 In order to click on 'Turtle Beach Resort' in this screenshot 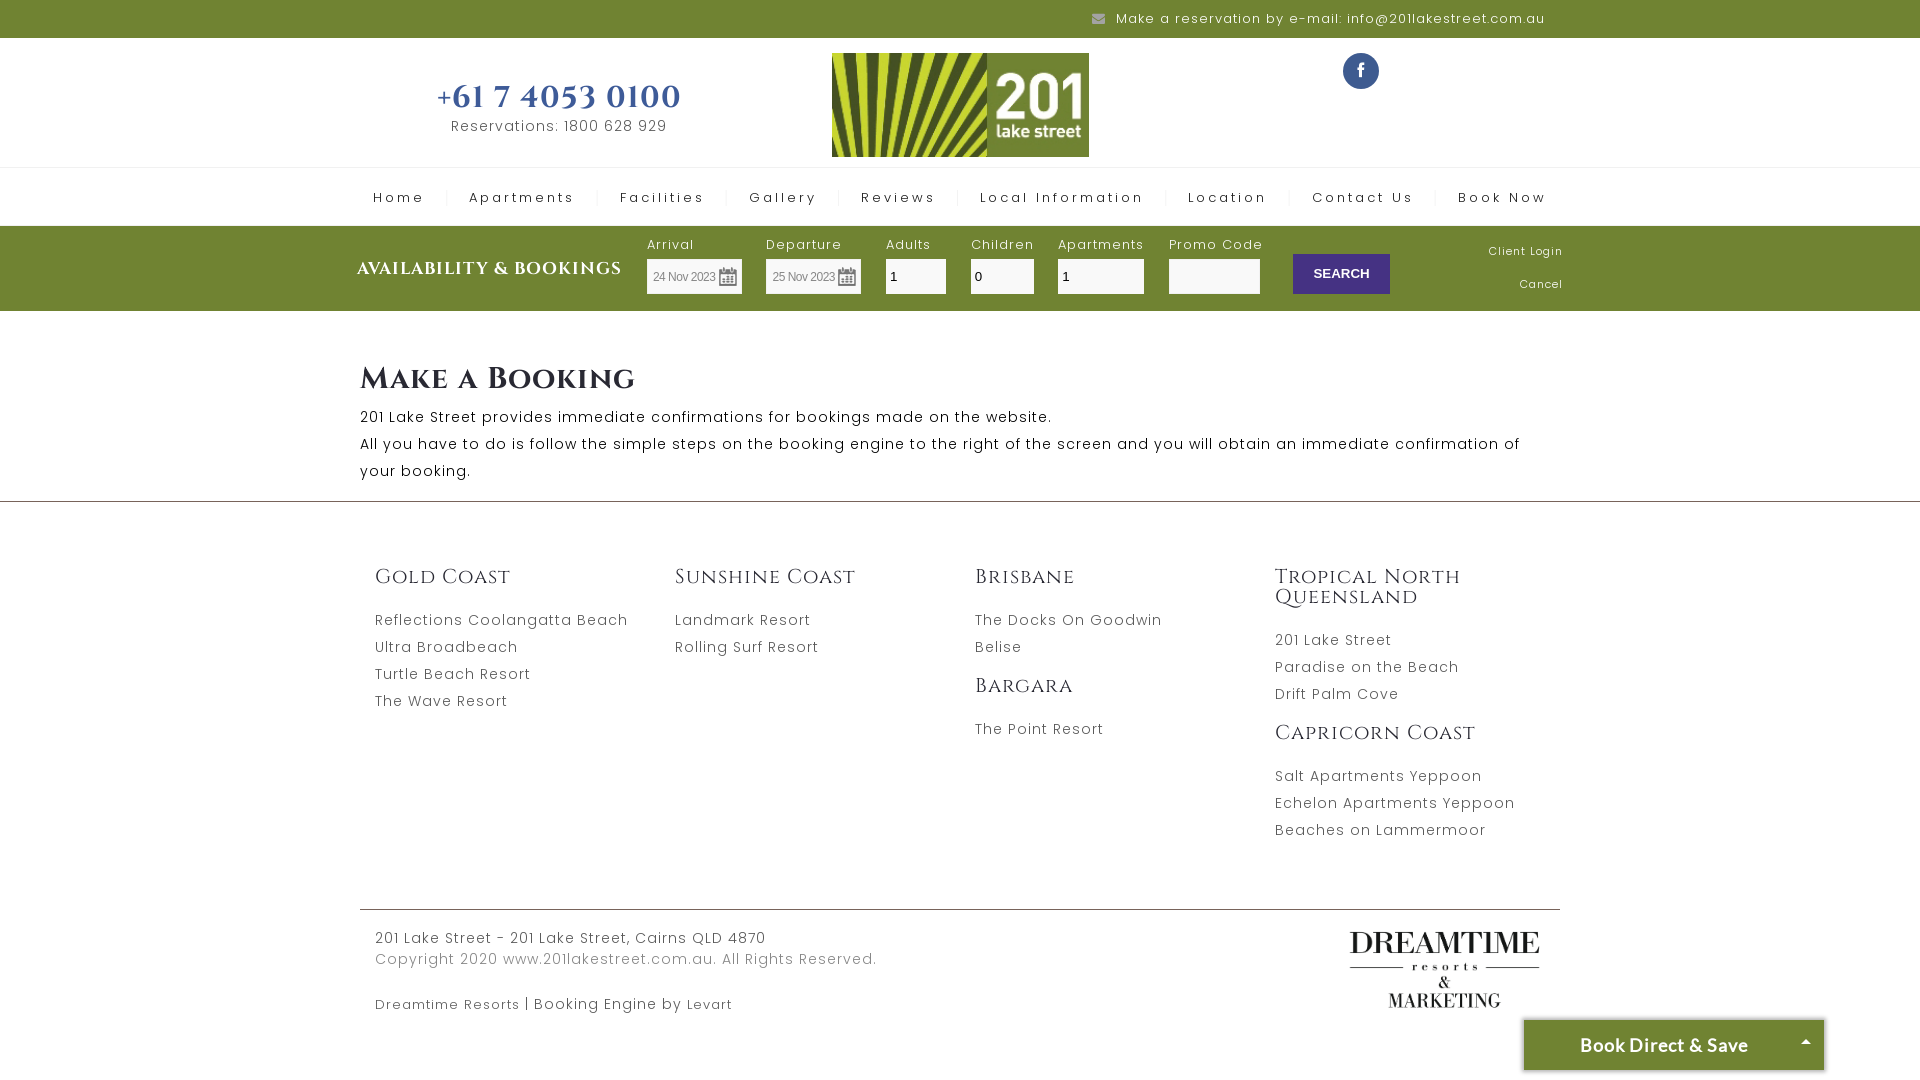, I will do `click(451, 674)`.